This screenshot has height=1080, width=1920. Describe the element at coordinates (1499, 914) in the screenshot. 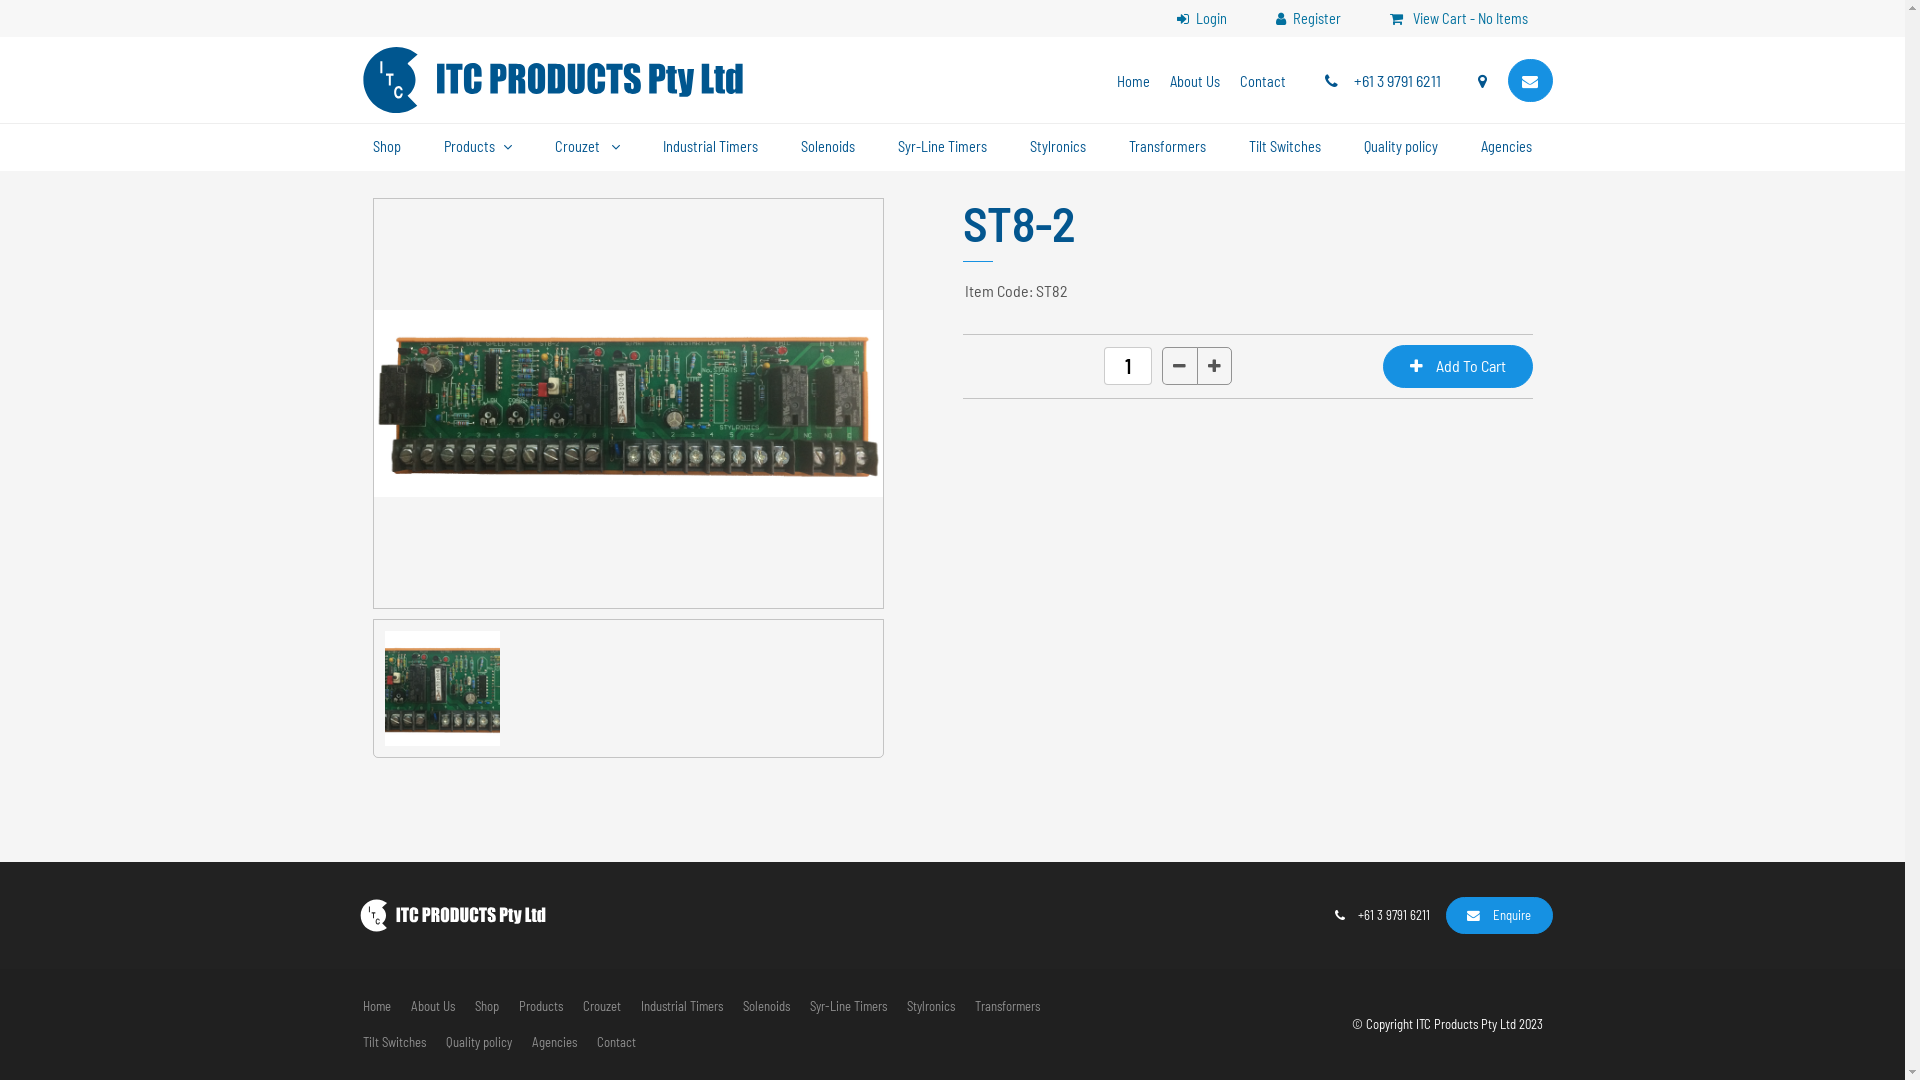

I see `'Enquire'` at that location.